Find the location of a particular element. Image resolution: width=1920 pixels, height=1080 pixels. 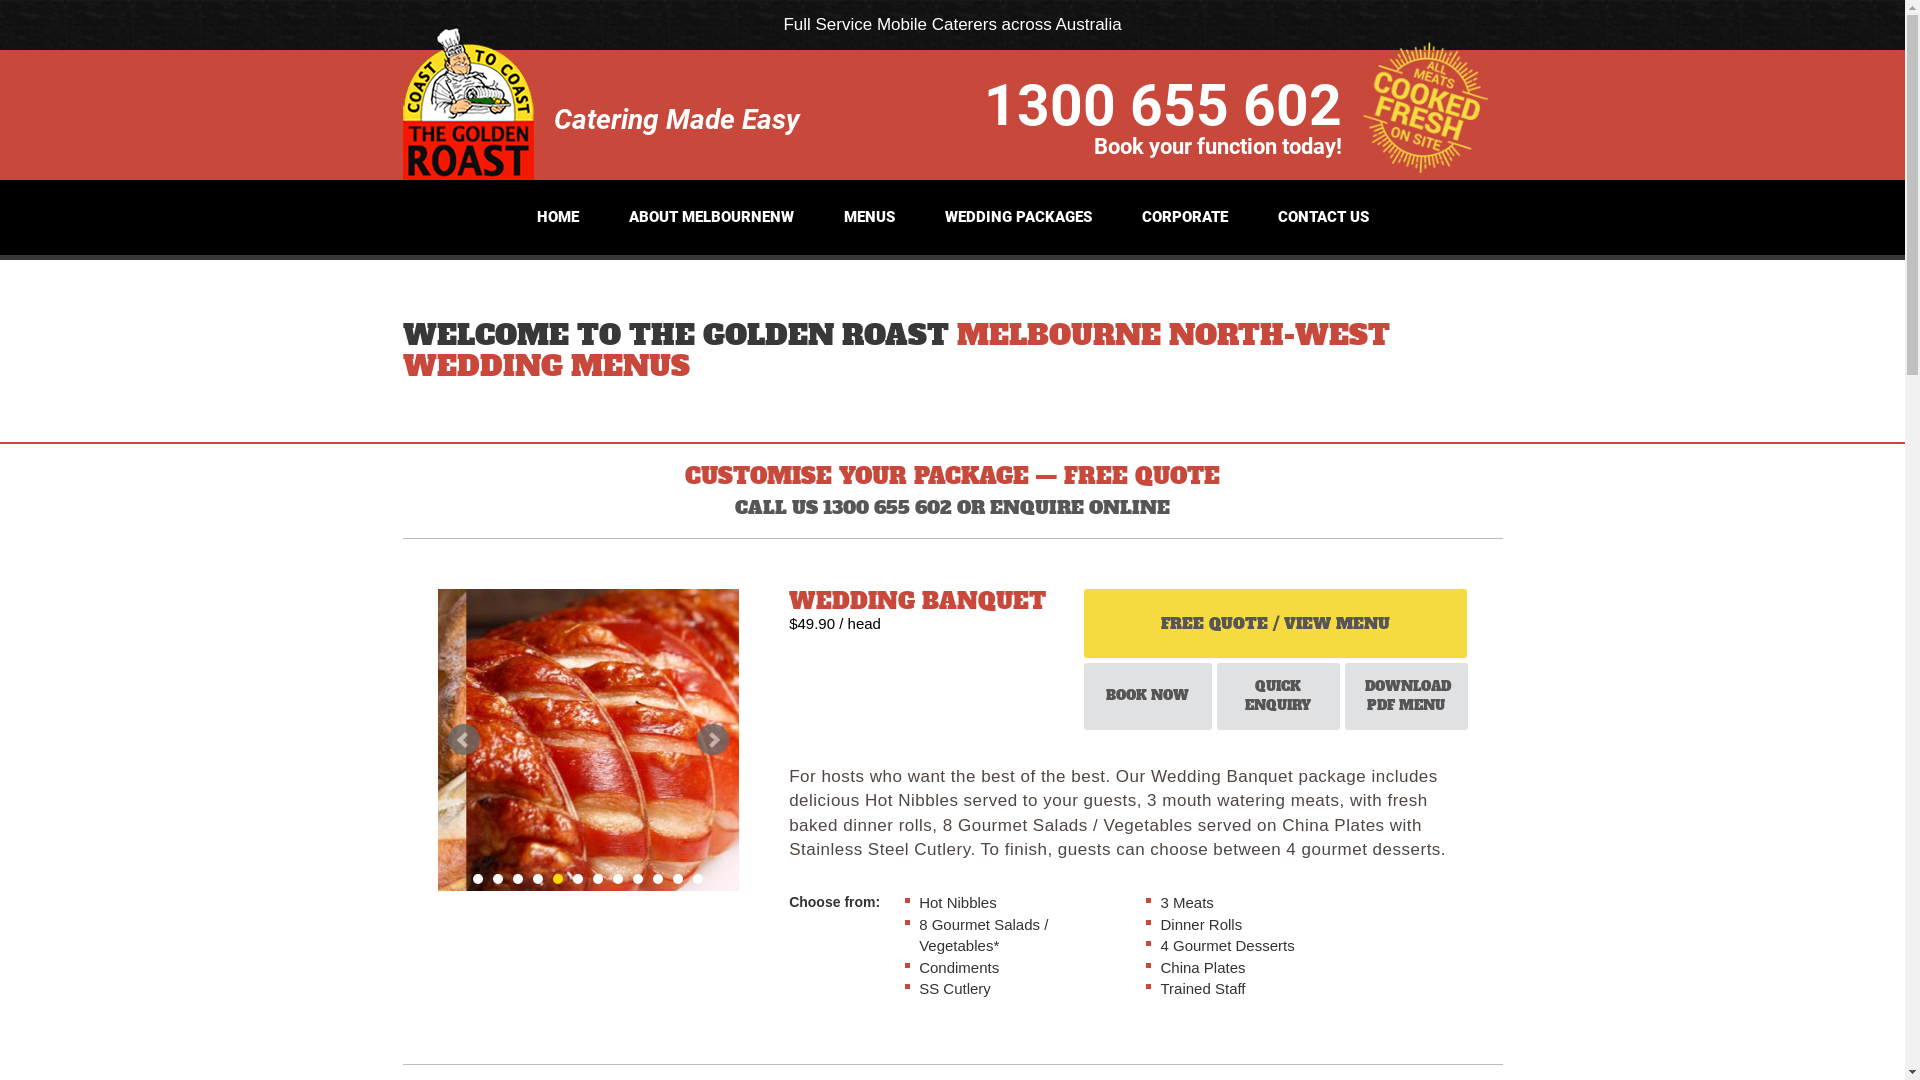

'6' is located at coordinates (576, 878).